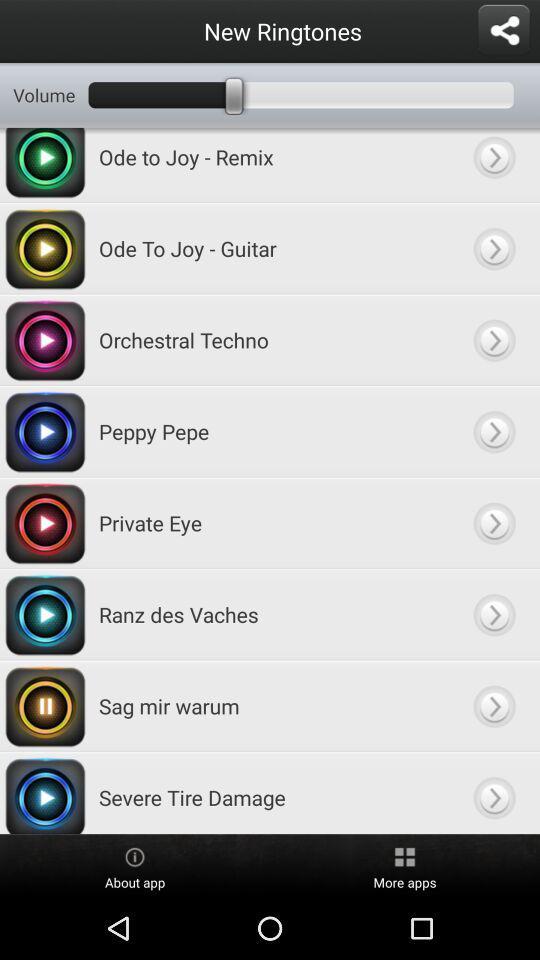 This screenshot has width=540, height=960. What do you see at coordinates (493, 247) in the screenshot?
I see `details button` at bounding box center [493, 247].